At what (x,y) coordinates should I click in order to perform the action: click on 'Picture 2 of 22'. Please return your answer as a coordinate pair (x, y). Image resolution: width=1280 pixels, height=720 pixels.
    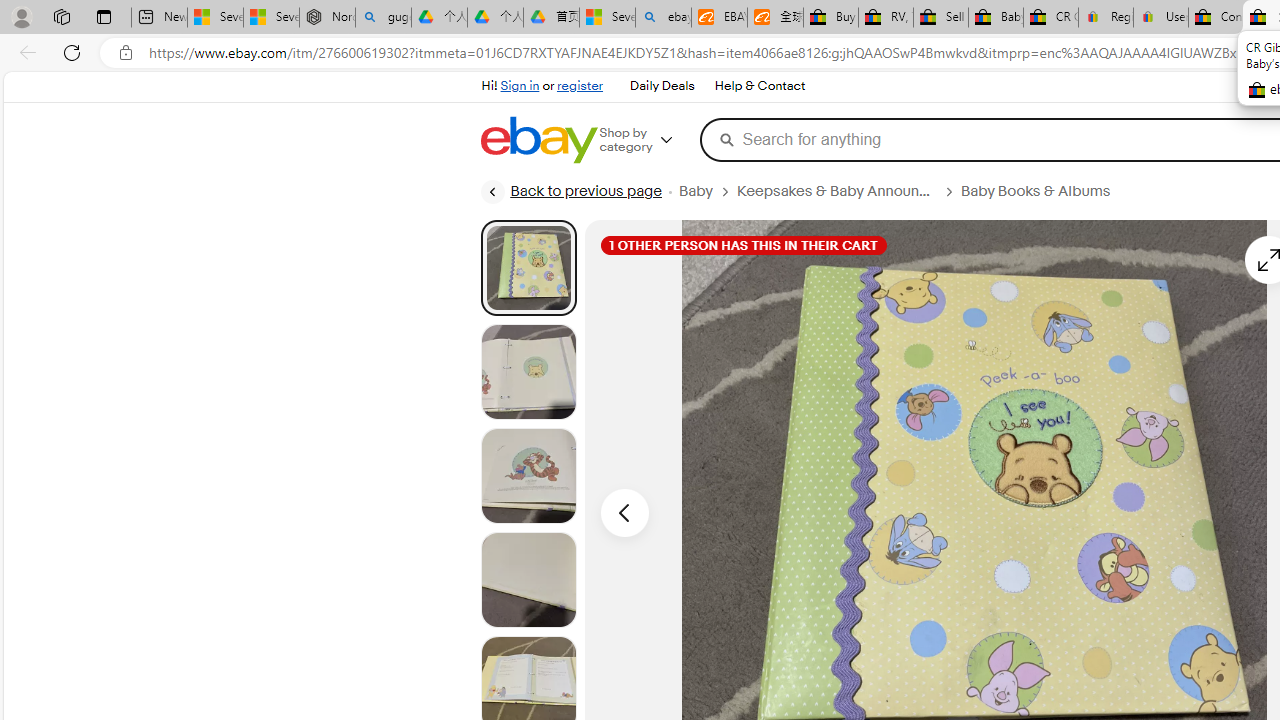
    Looking at the image, I should click on (528, 371).